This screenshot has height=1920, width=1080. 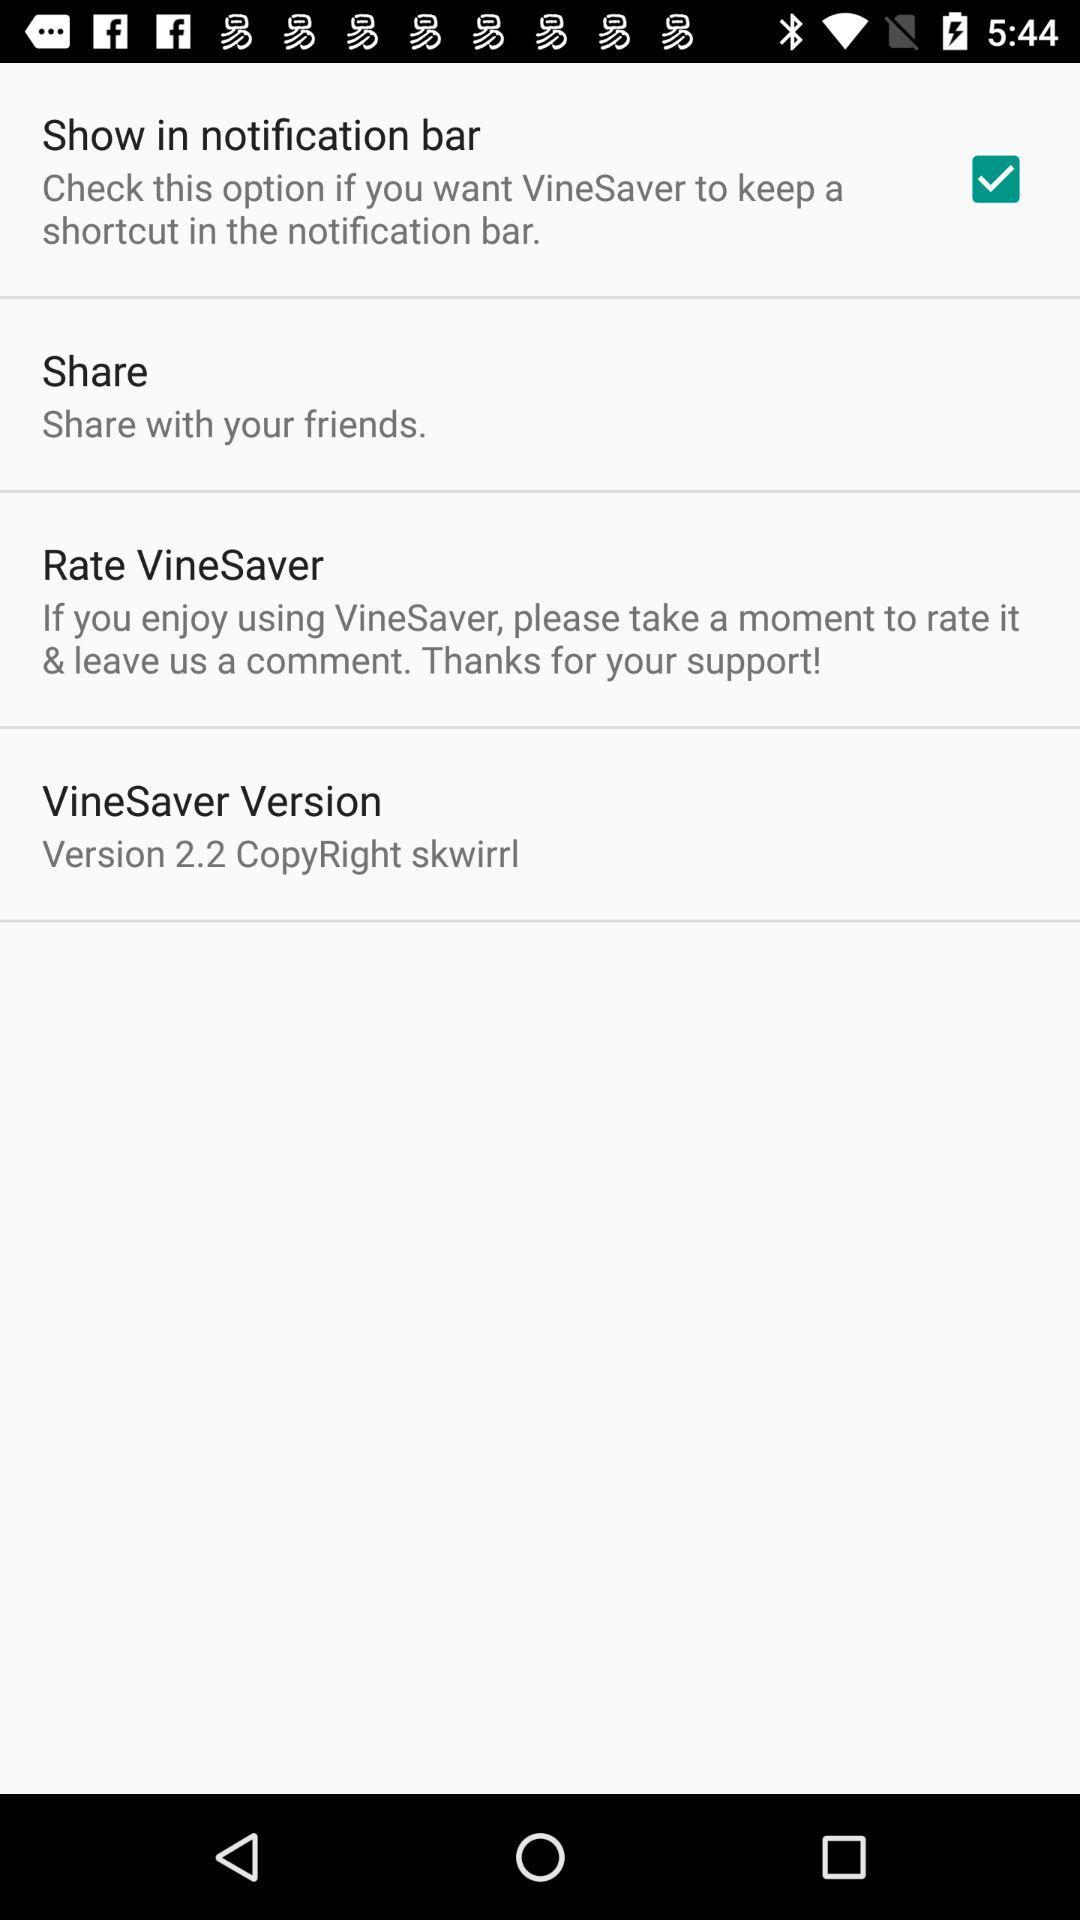 I want to click on check this option app, so click(x=477, y=208).